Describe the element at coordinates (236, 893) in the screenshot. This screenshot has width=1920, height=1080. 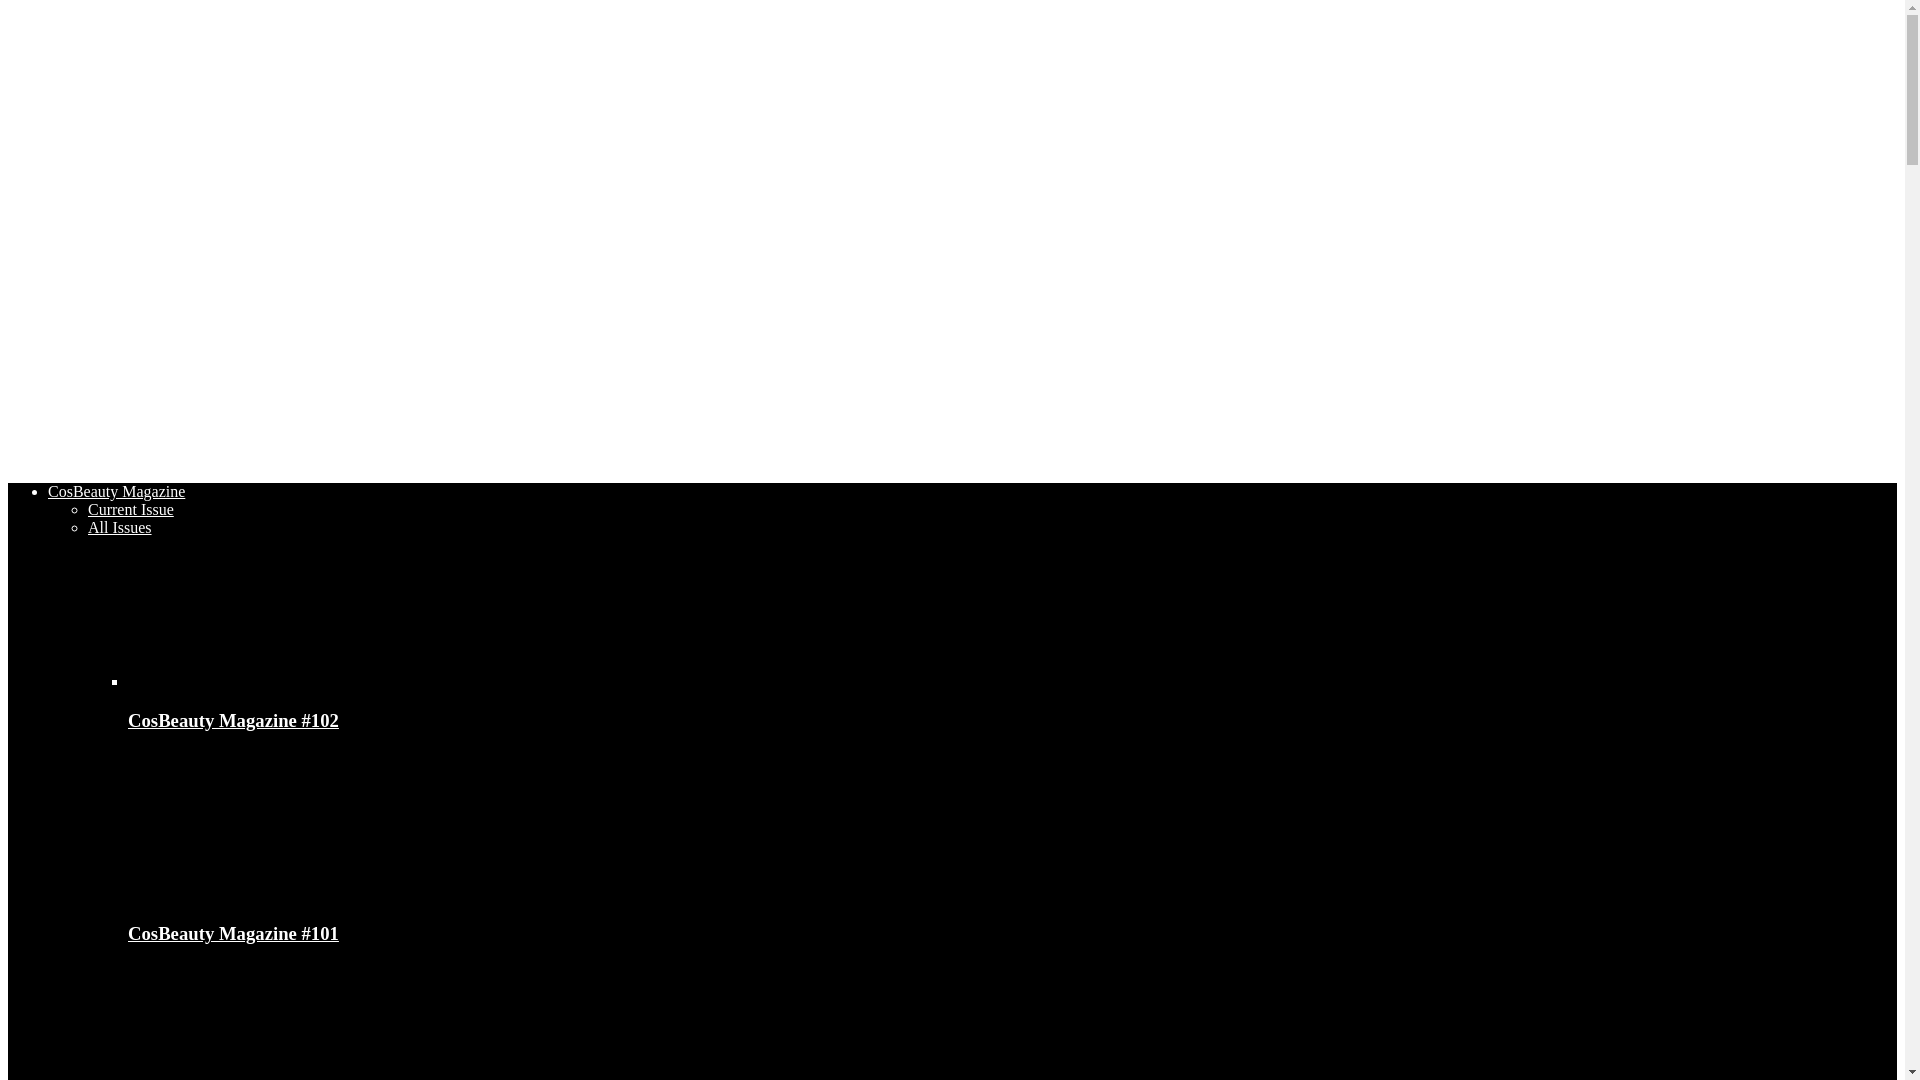
I see `'CosBeauty Magazine #101'` at that location.